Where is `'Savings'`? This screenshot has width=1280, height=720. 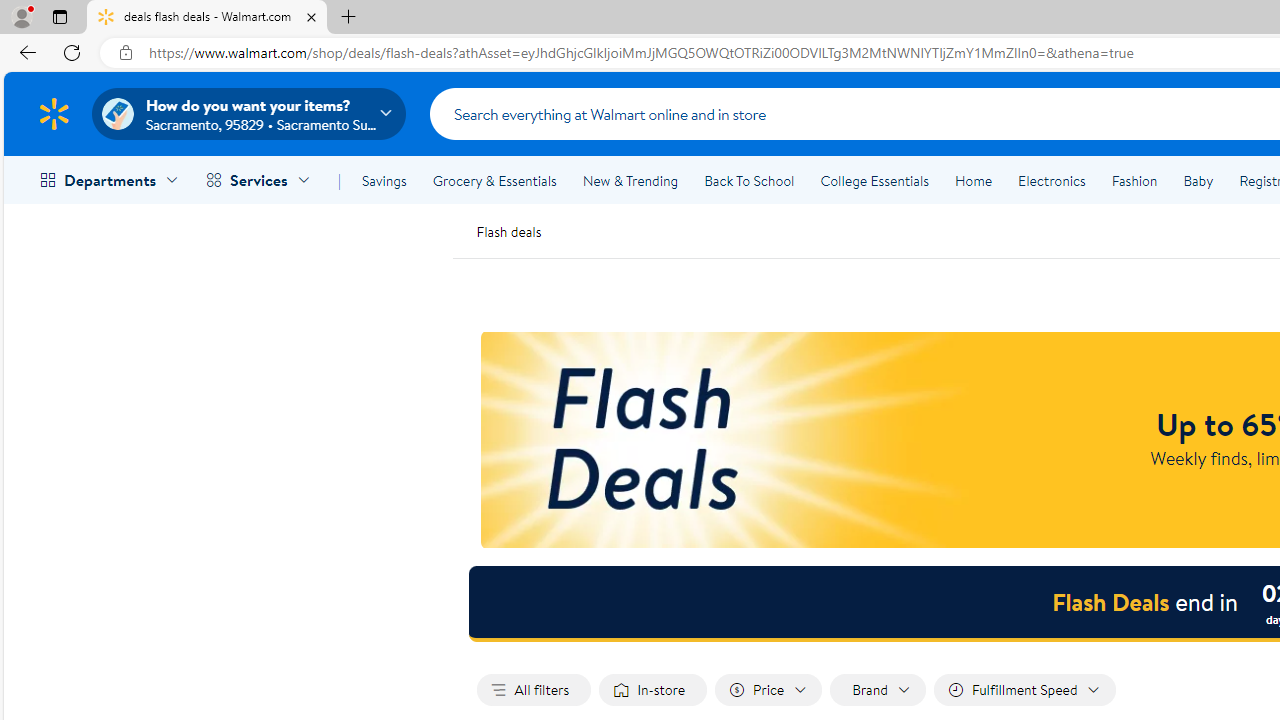 'Savings' is located at coordinates (384, 181).